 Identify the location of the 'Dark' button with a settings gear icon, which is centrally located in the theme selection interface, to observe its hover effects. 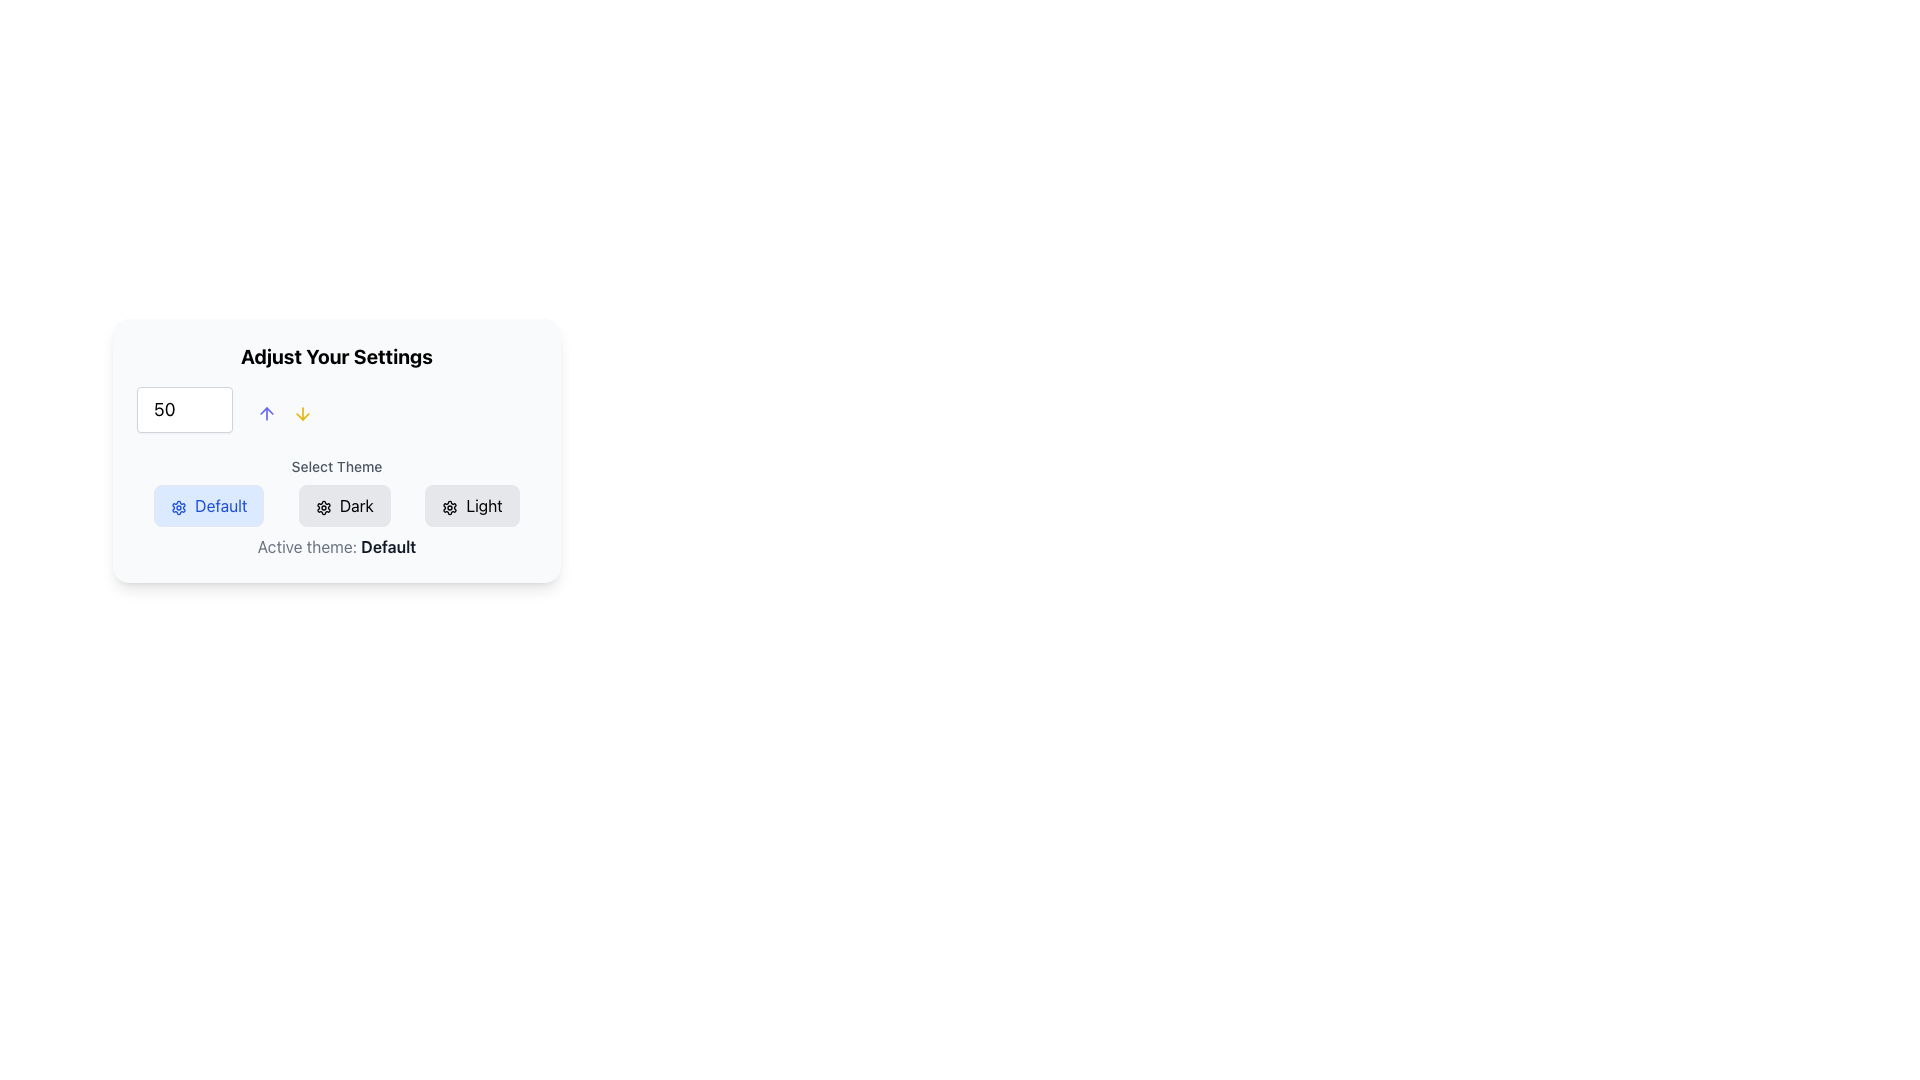
(344, 504).